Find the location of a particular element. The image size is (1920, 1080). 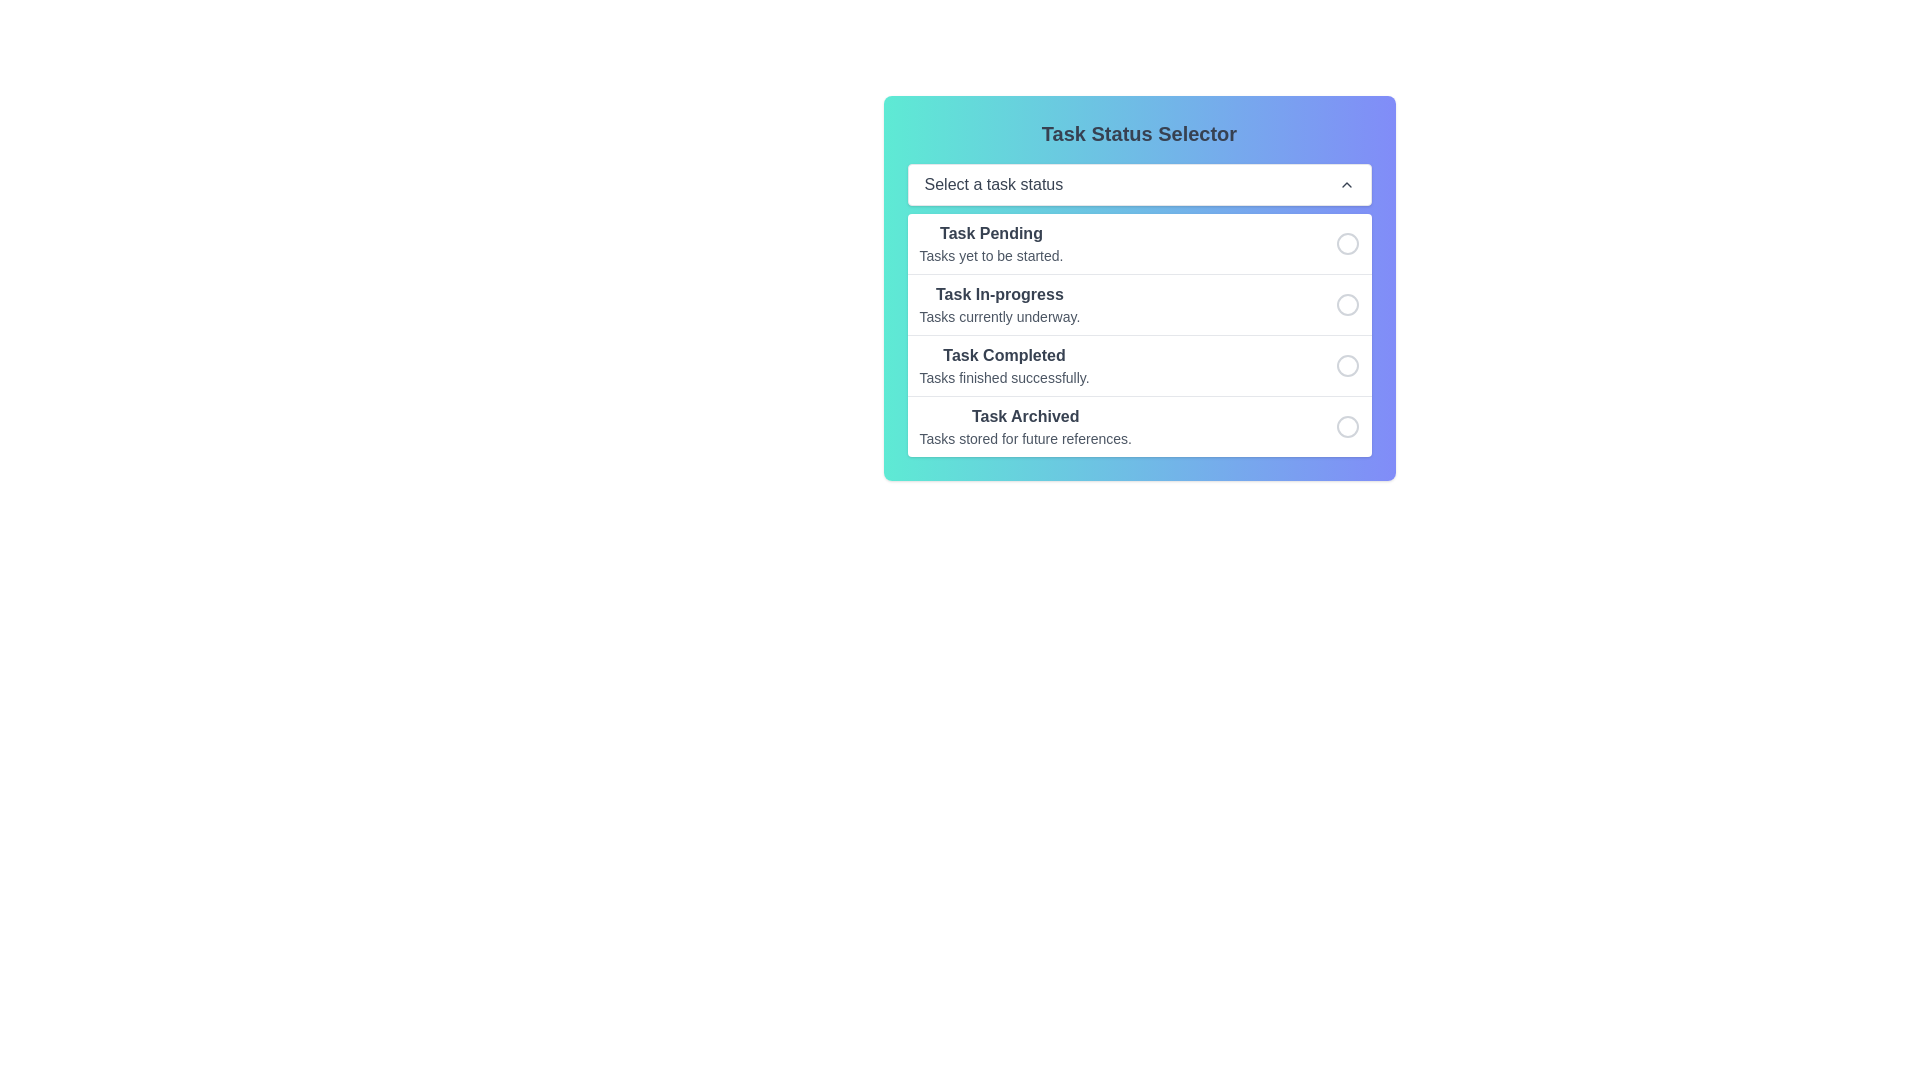

the static text label 'Select a task status' within the dropdown field to trigger a tooltip is located at coordinates (993, 185).